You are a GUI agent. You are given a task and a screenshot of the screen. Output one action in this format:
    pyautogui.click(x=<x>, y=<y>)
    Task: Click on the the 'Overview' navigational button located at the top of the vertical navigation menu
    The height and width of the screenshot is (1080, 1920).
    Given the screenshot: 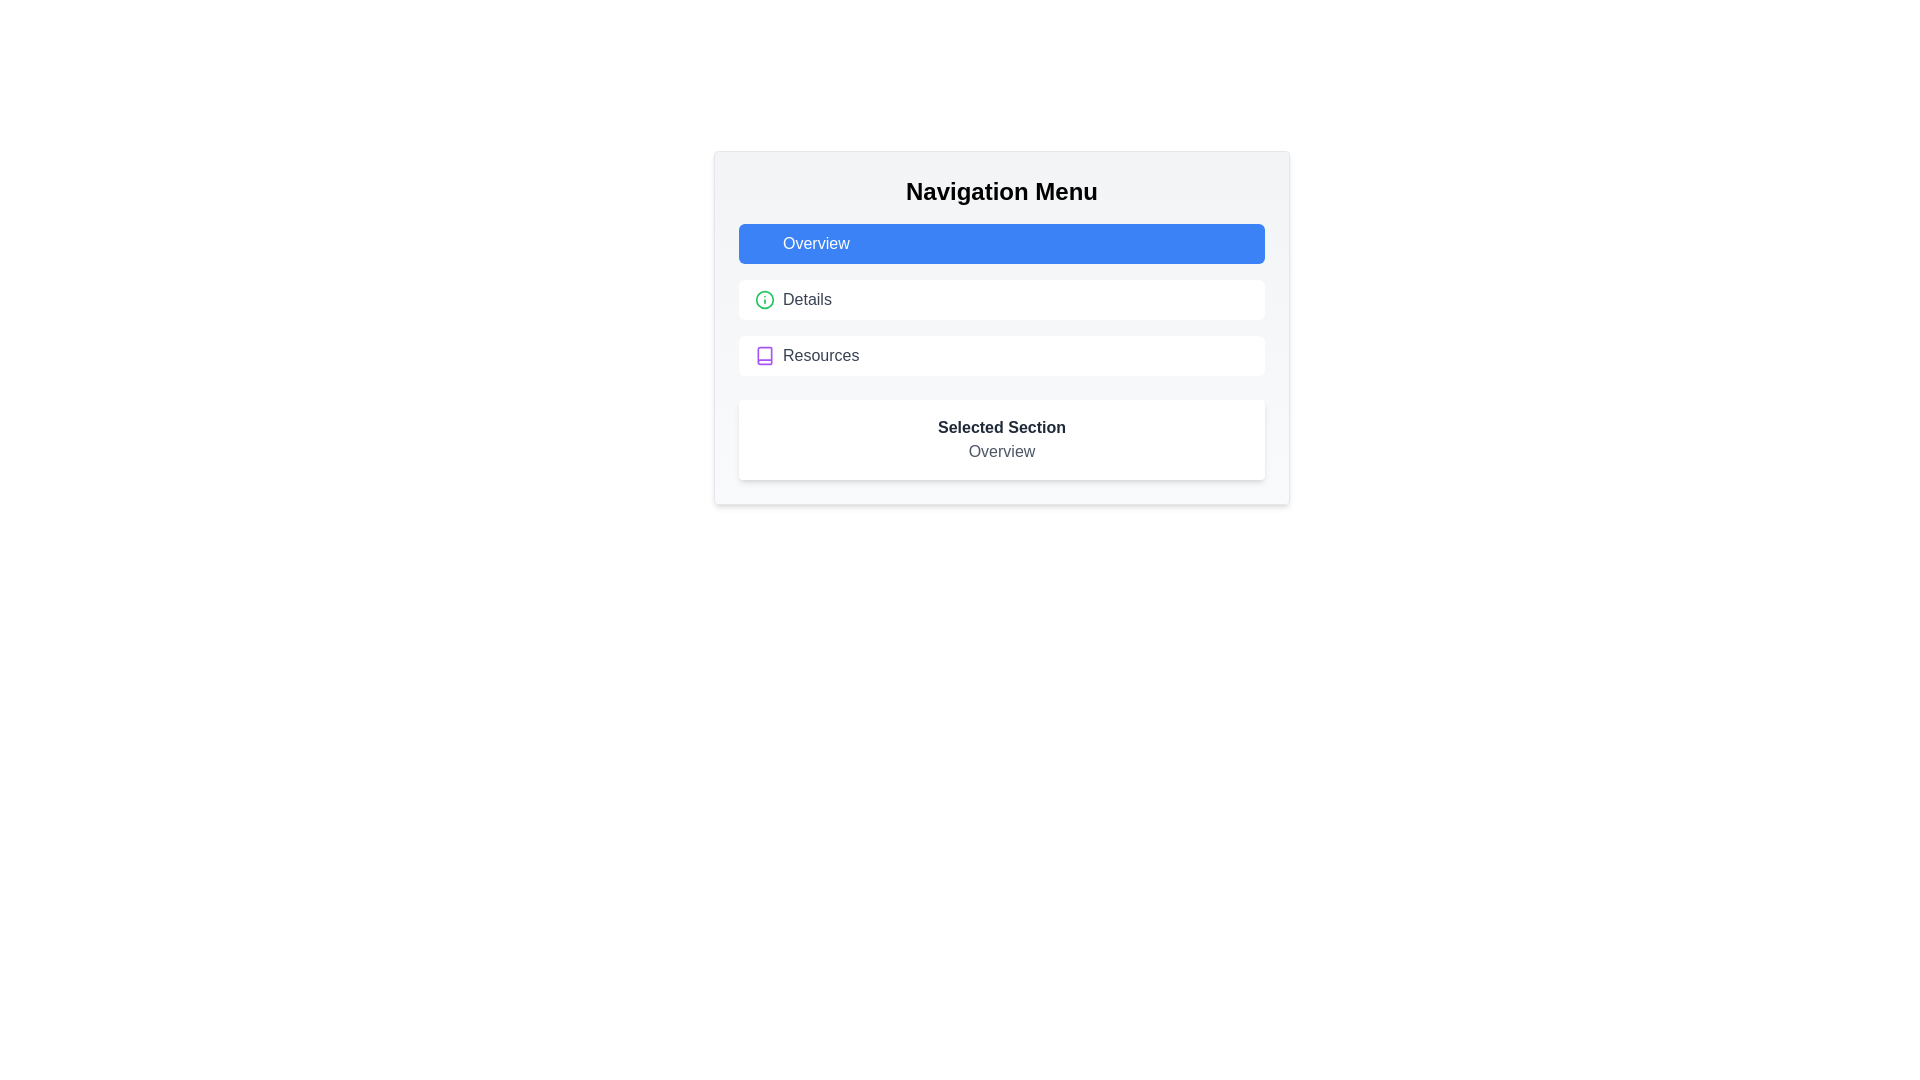 What is the action you would take?
    pyautogui.click(x=1002, y=242)
    